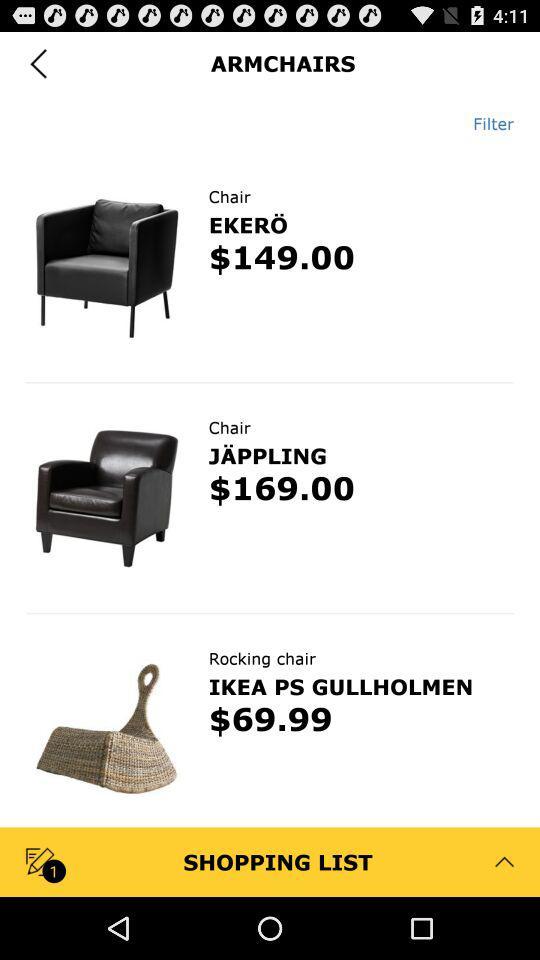  What do you see at coordinates (485, 122) in the screenshot?
I see `app below armchairs item` at bounding box center [485, 122].